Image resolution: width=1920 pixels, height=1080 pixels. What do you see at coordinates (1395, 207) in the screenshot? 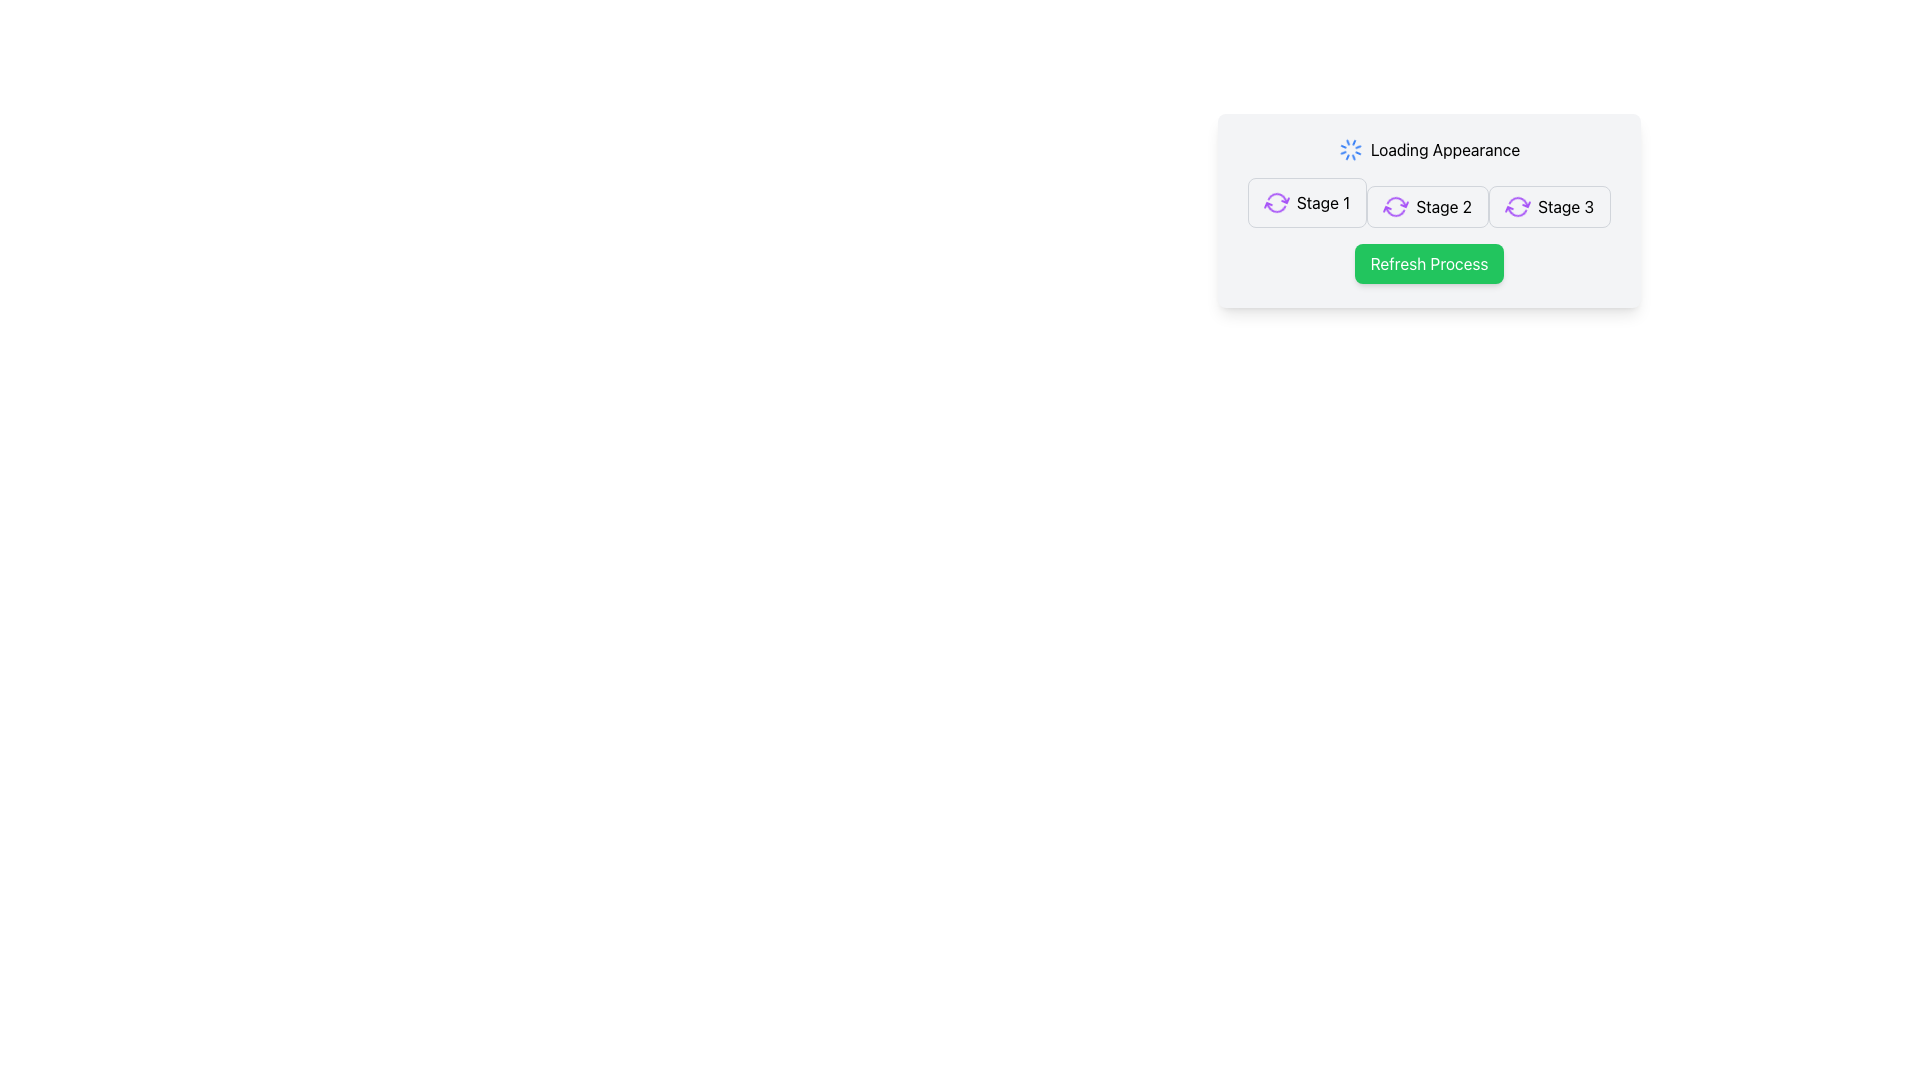
I see `the loading icon indicating the refreshing state for the 'Stage 2' process, located at the center of the 'Stage 2' section of the user interface` at bounding box center [1395, 207].